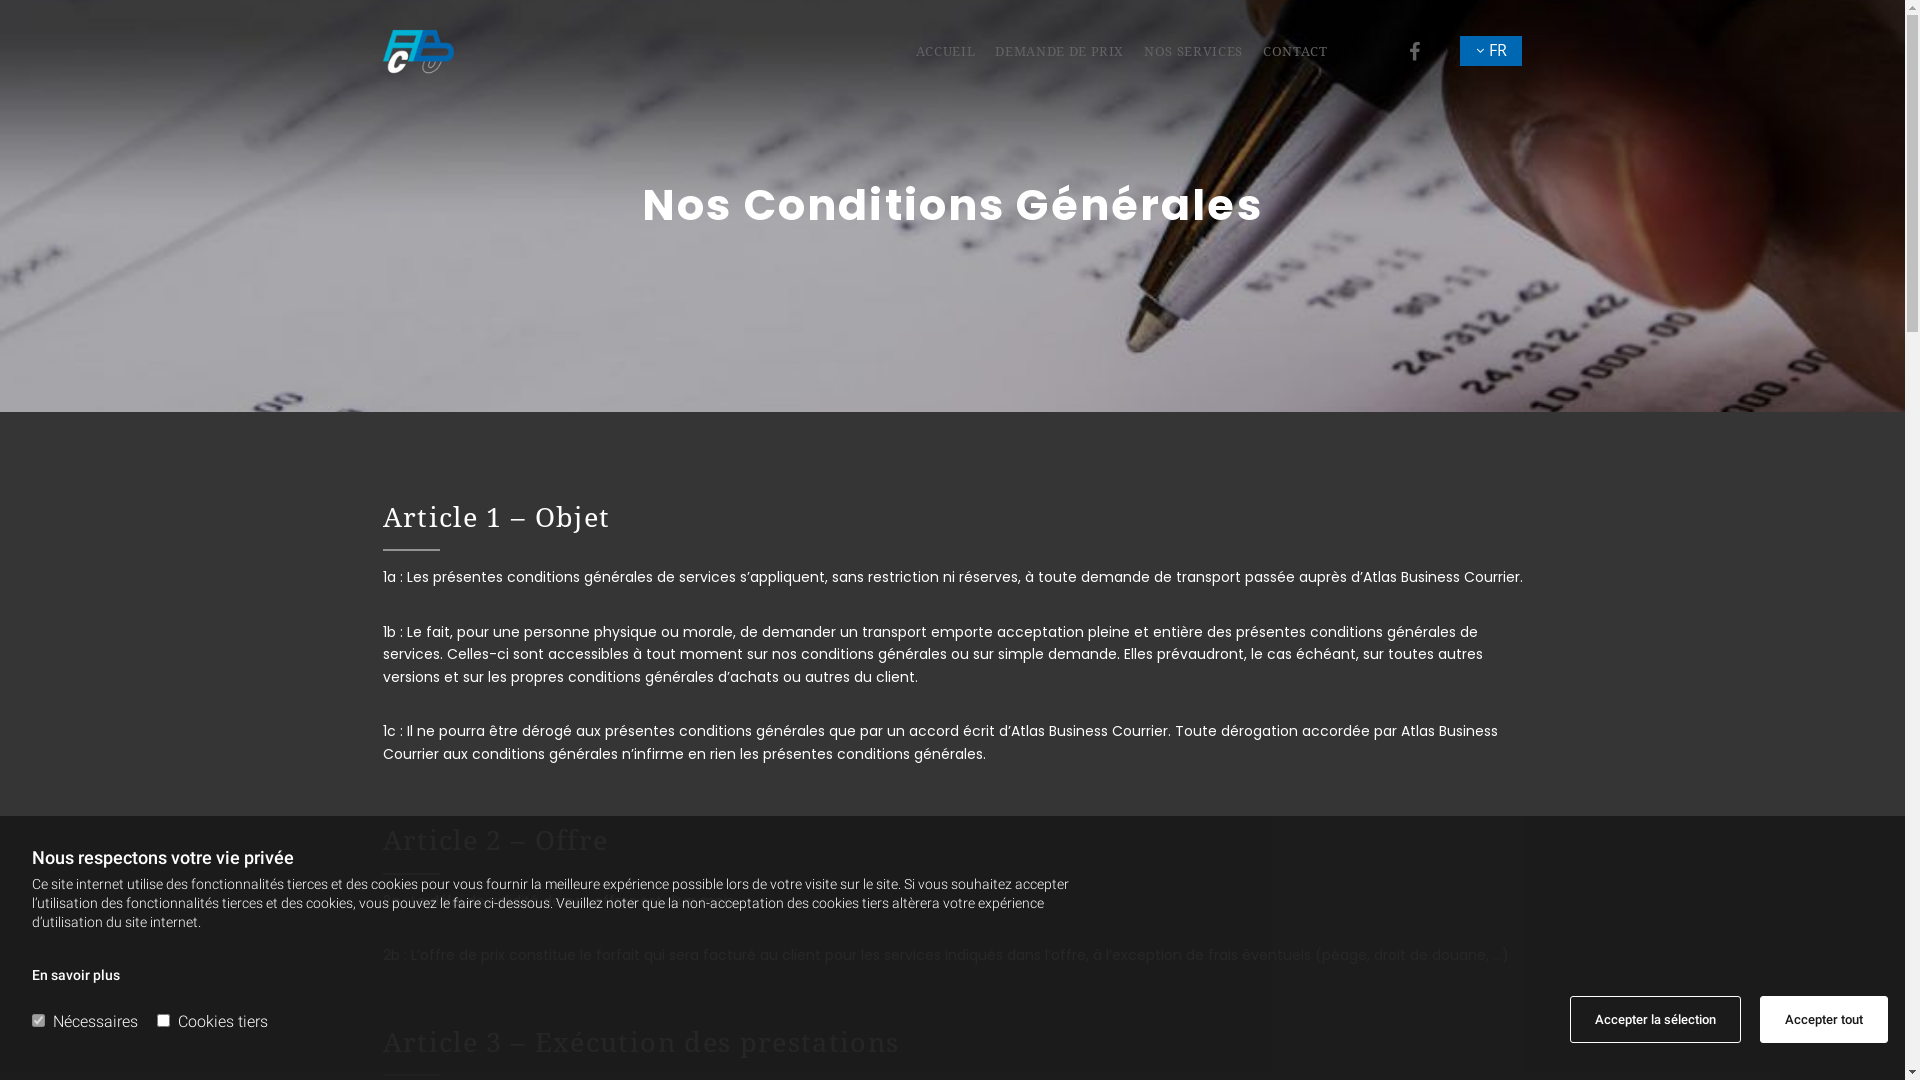 The width and height of the screenshot is (1920, 1080). Describe the element at coordinates (76, 974) in the screenshot. I see `'En savoir plus'` at that location.